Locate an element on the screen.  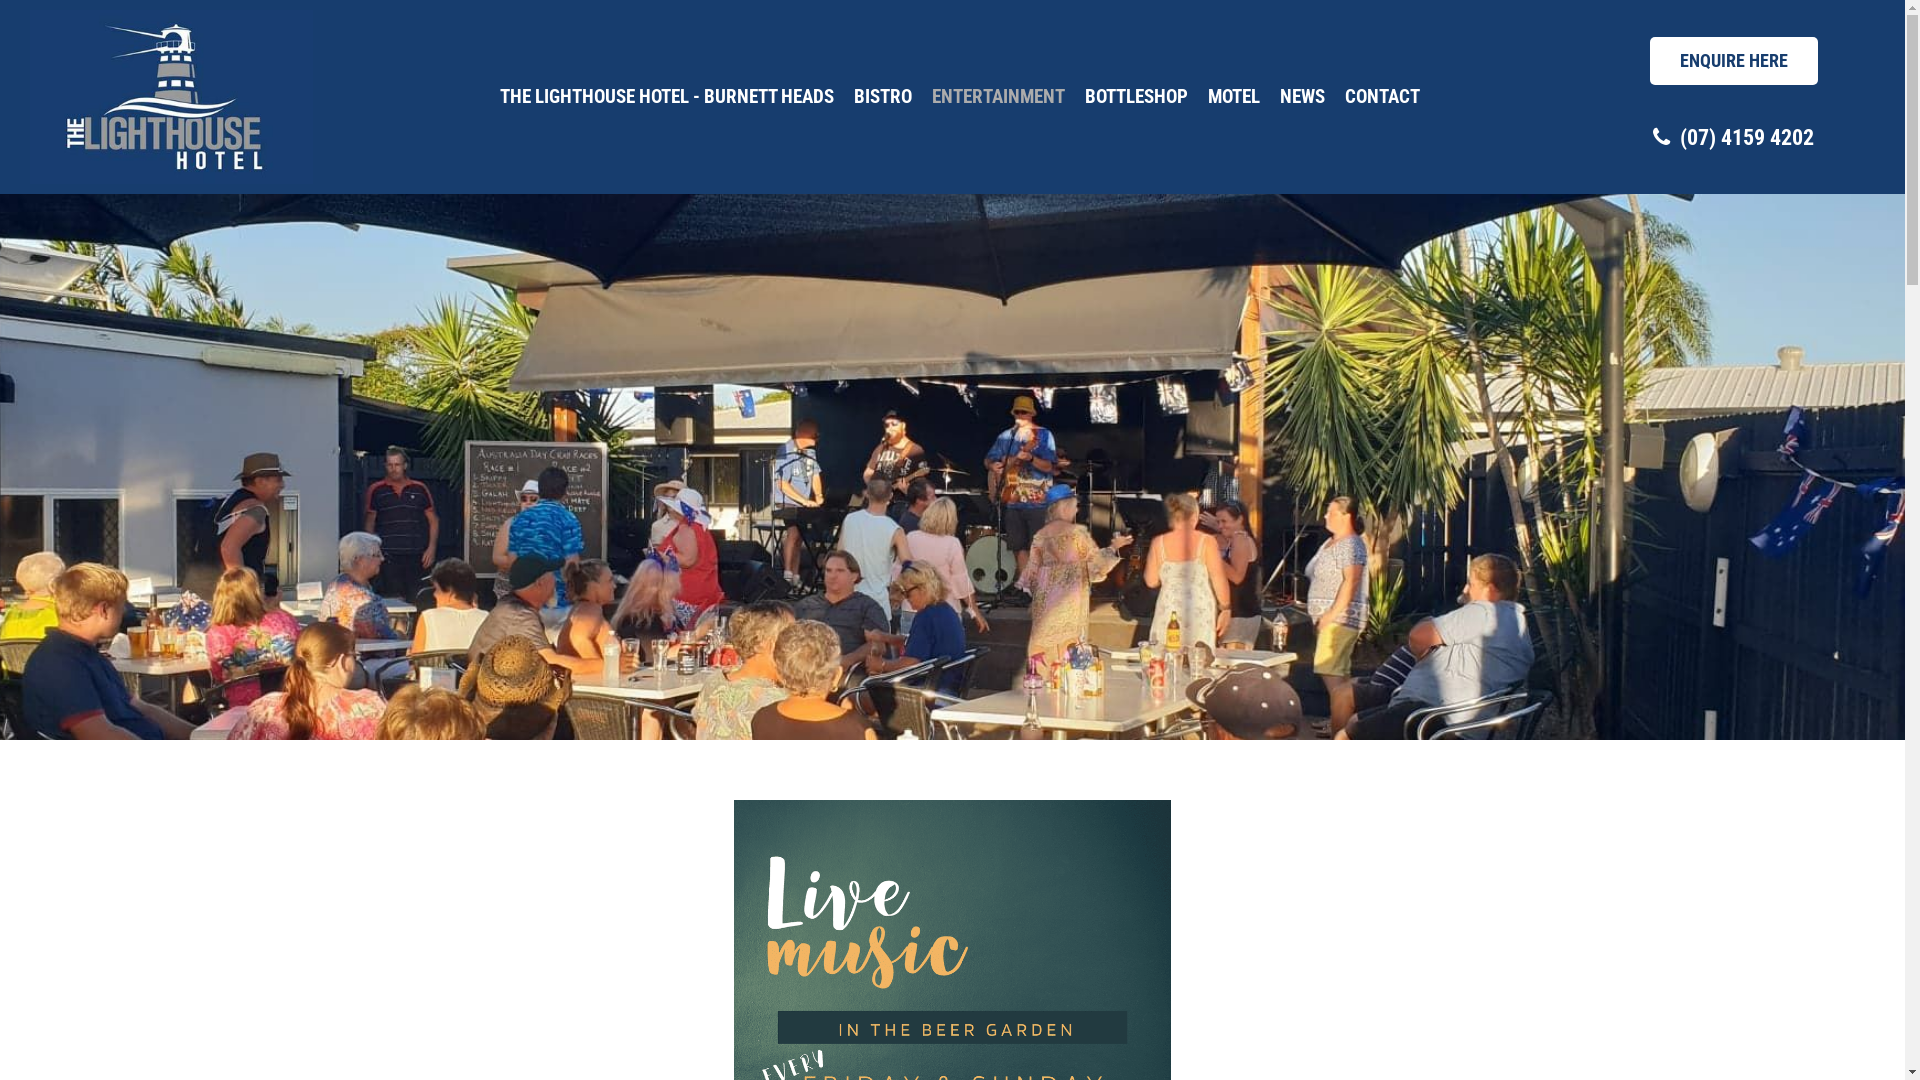
'ENQUIRE HERE' is located at coordinates (1650, 60).